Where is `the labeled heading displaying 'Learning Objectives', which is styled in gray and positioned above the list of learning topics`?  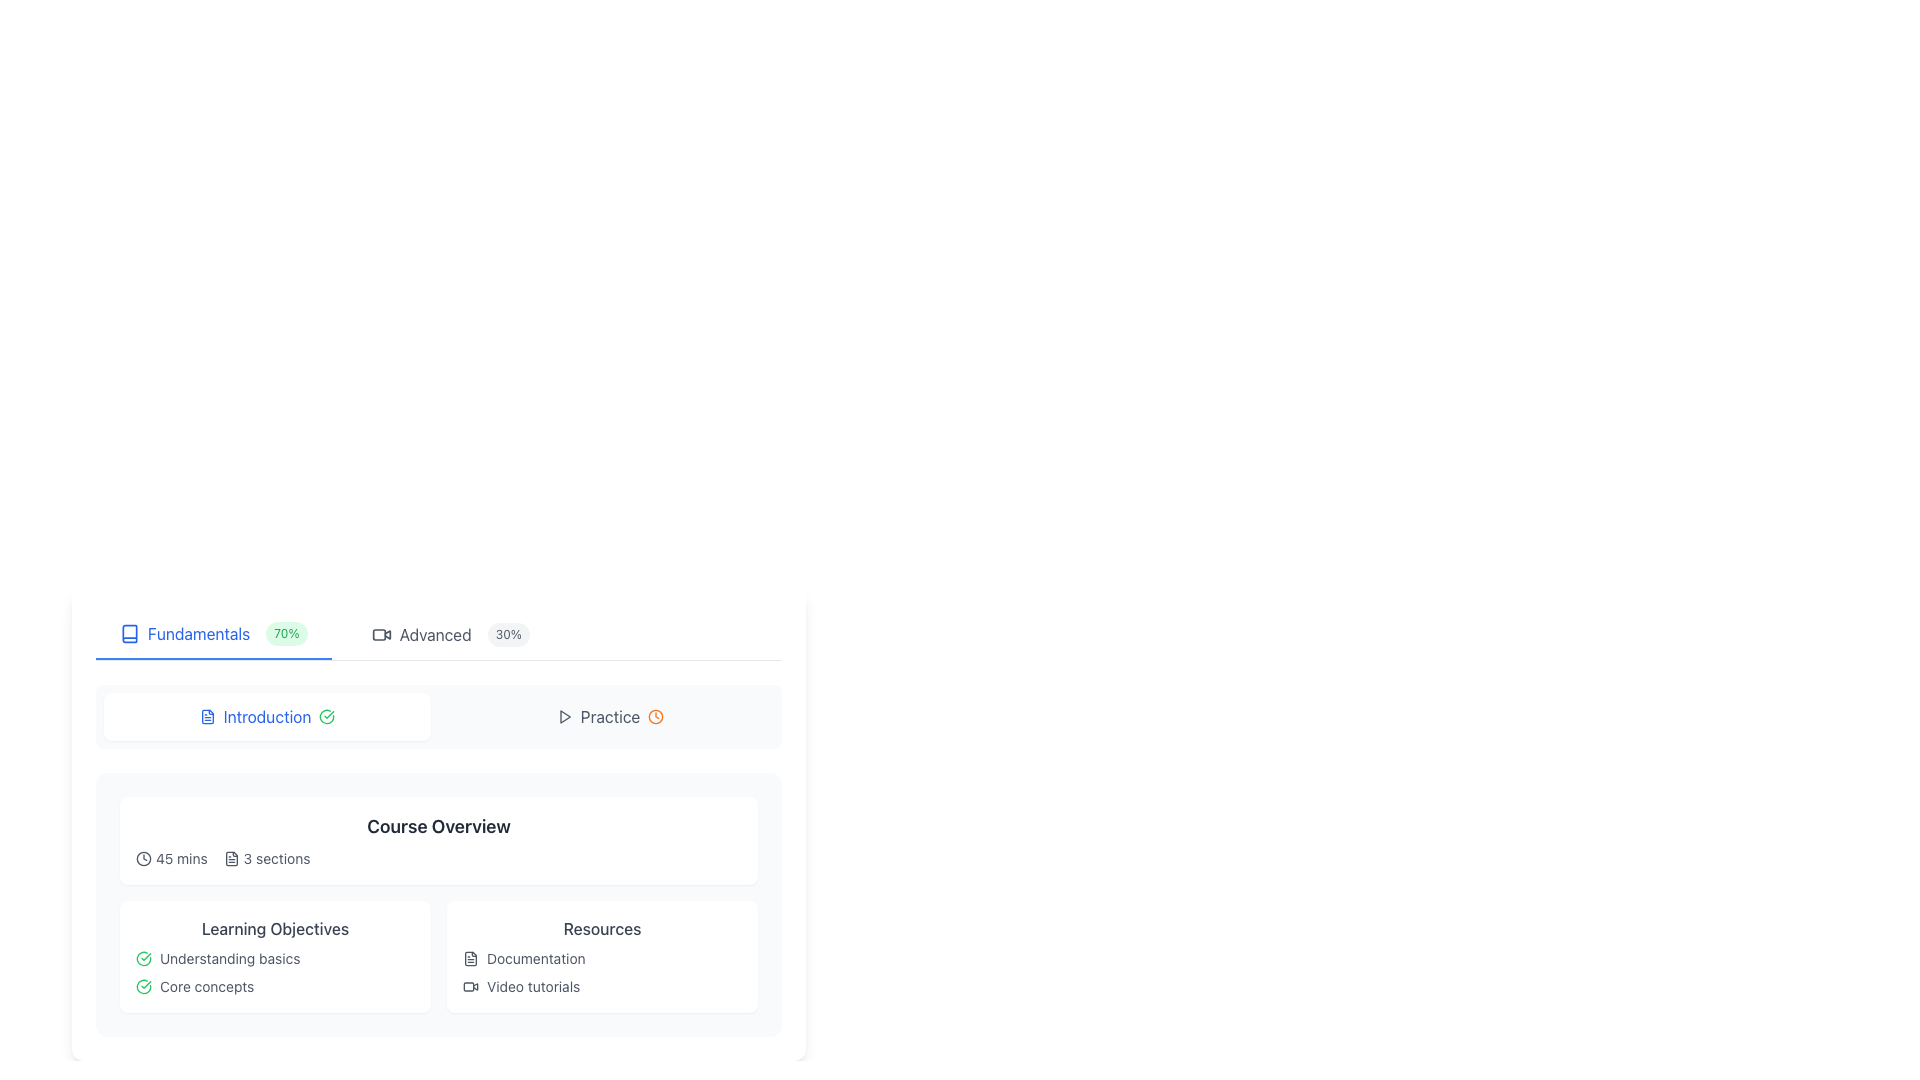 the labeled heading displaying 'Learning Objectives', which is styled in gray and positioned above the list of learning topics is located at coordinates (274, 929).